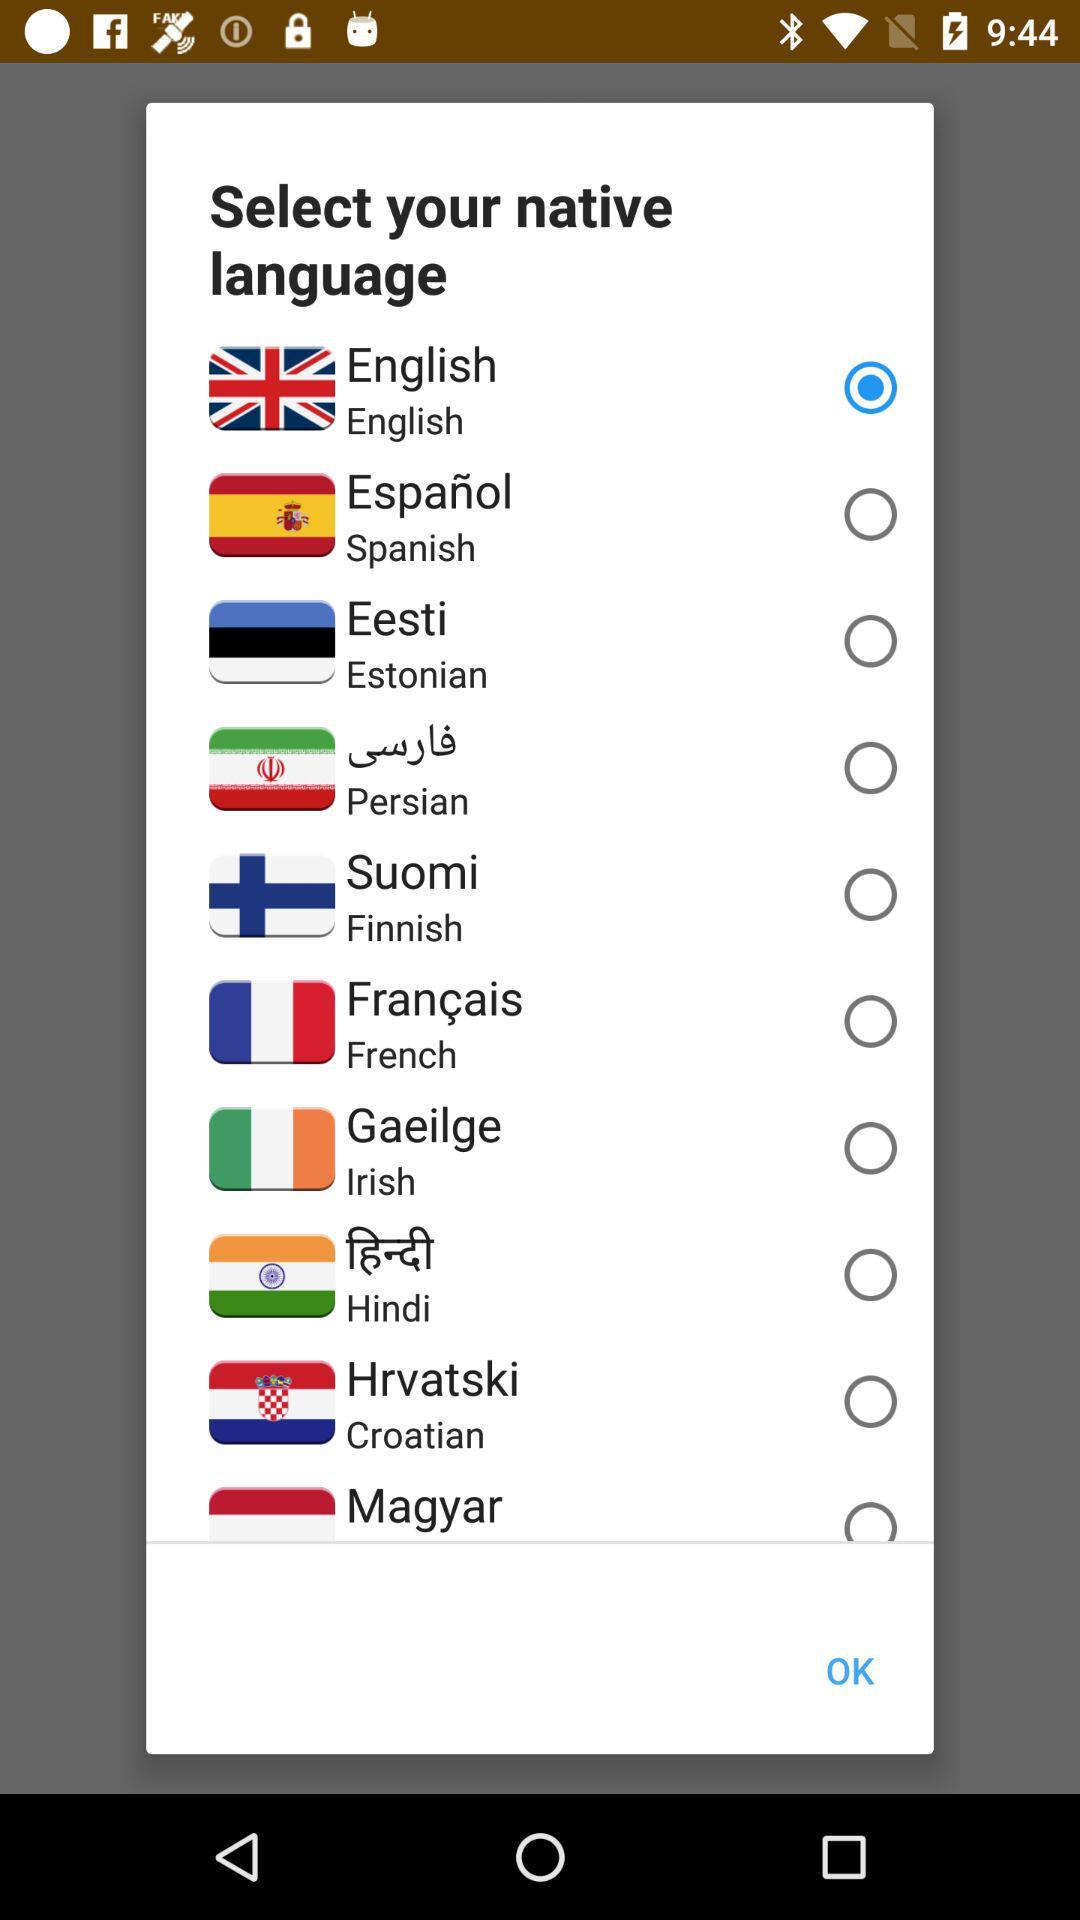 This screenshot has height=1920, width=1080. What do you see at coordinates (422, 1123) in the screenshot?
I see `the gaeilge app` at bounding box center [422, 1123].